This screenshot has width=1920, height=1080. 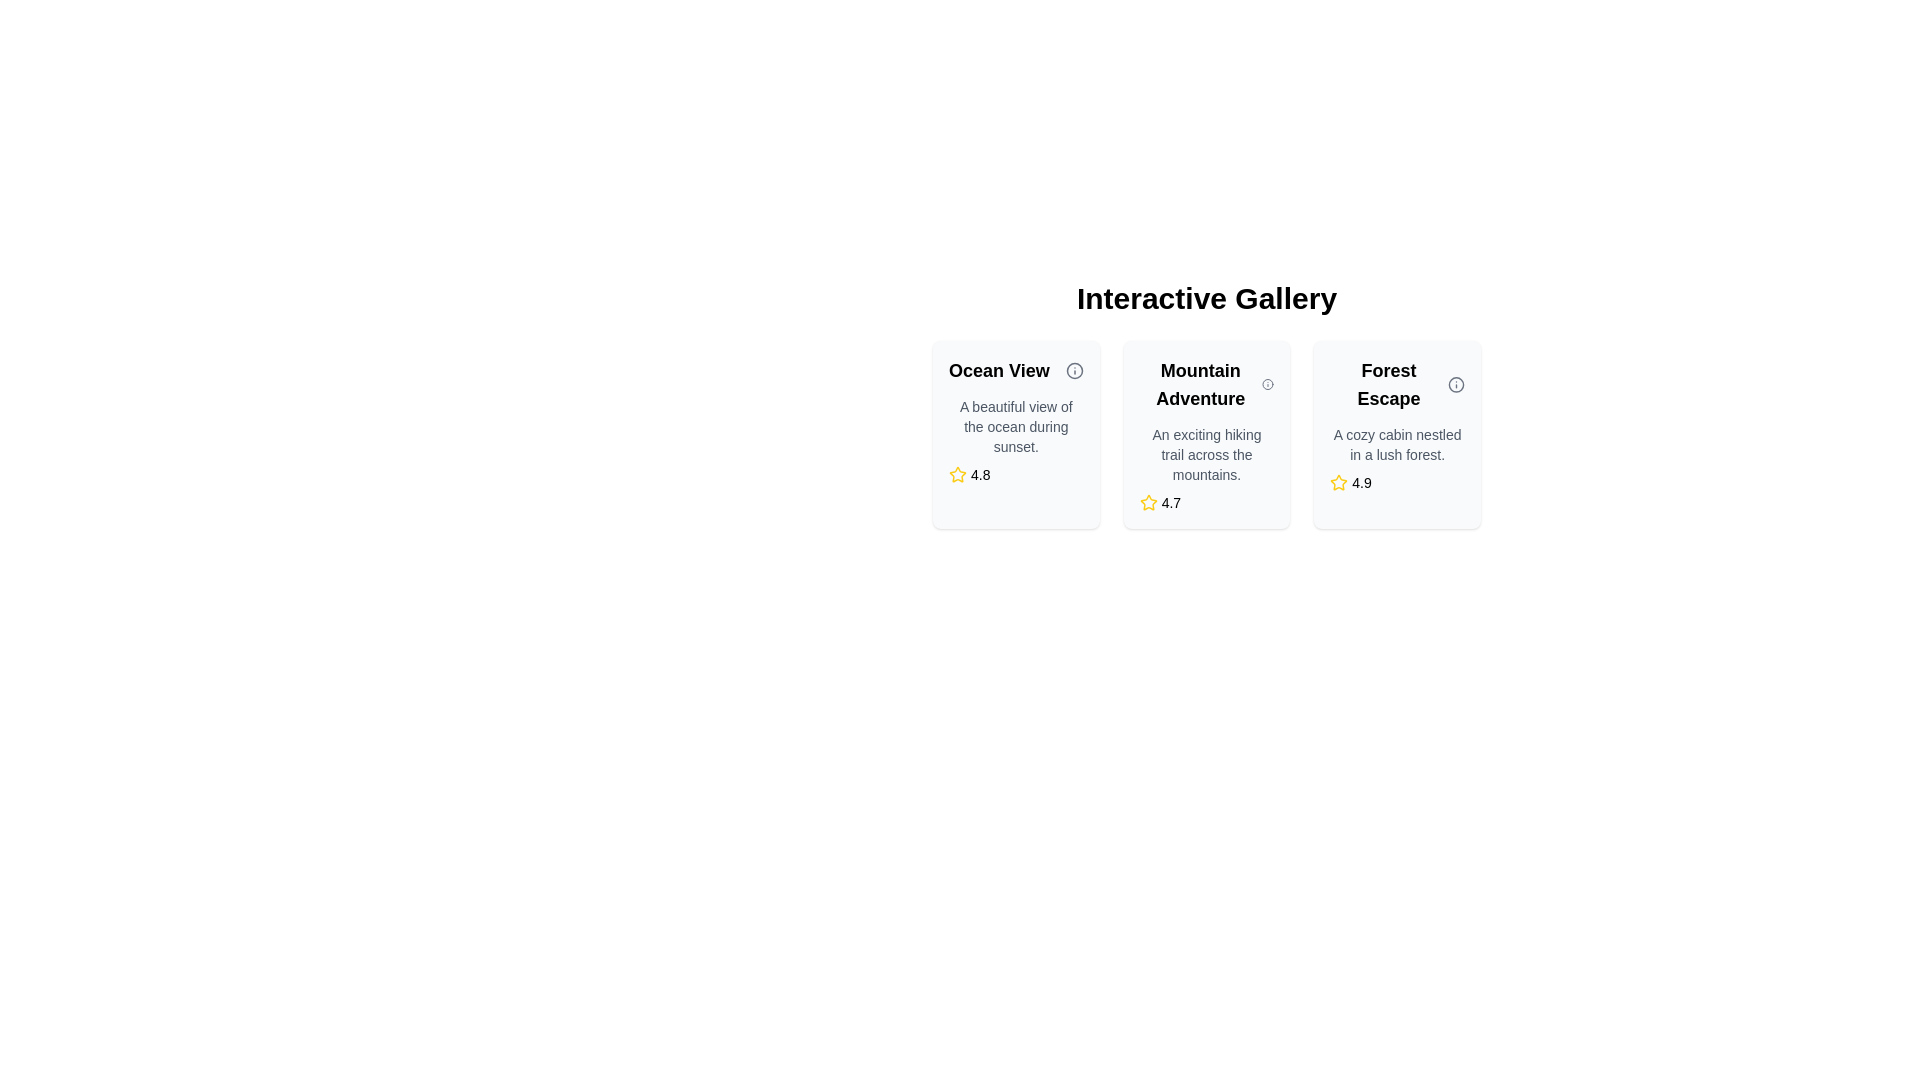 What do you see at coordinates (957, 474) in the screenshot?
I see `the star-shaped icon with a yellow outline representing ratings, located to the left of the text '4.8' in the 'Ocean View' card` at bounding box center [957, 474].